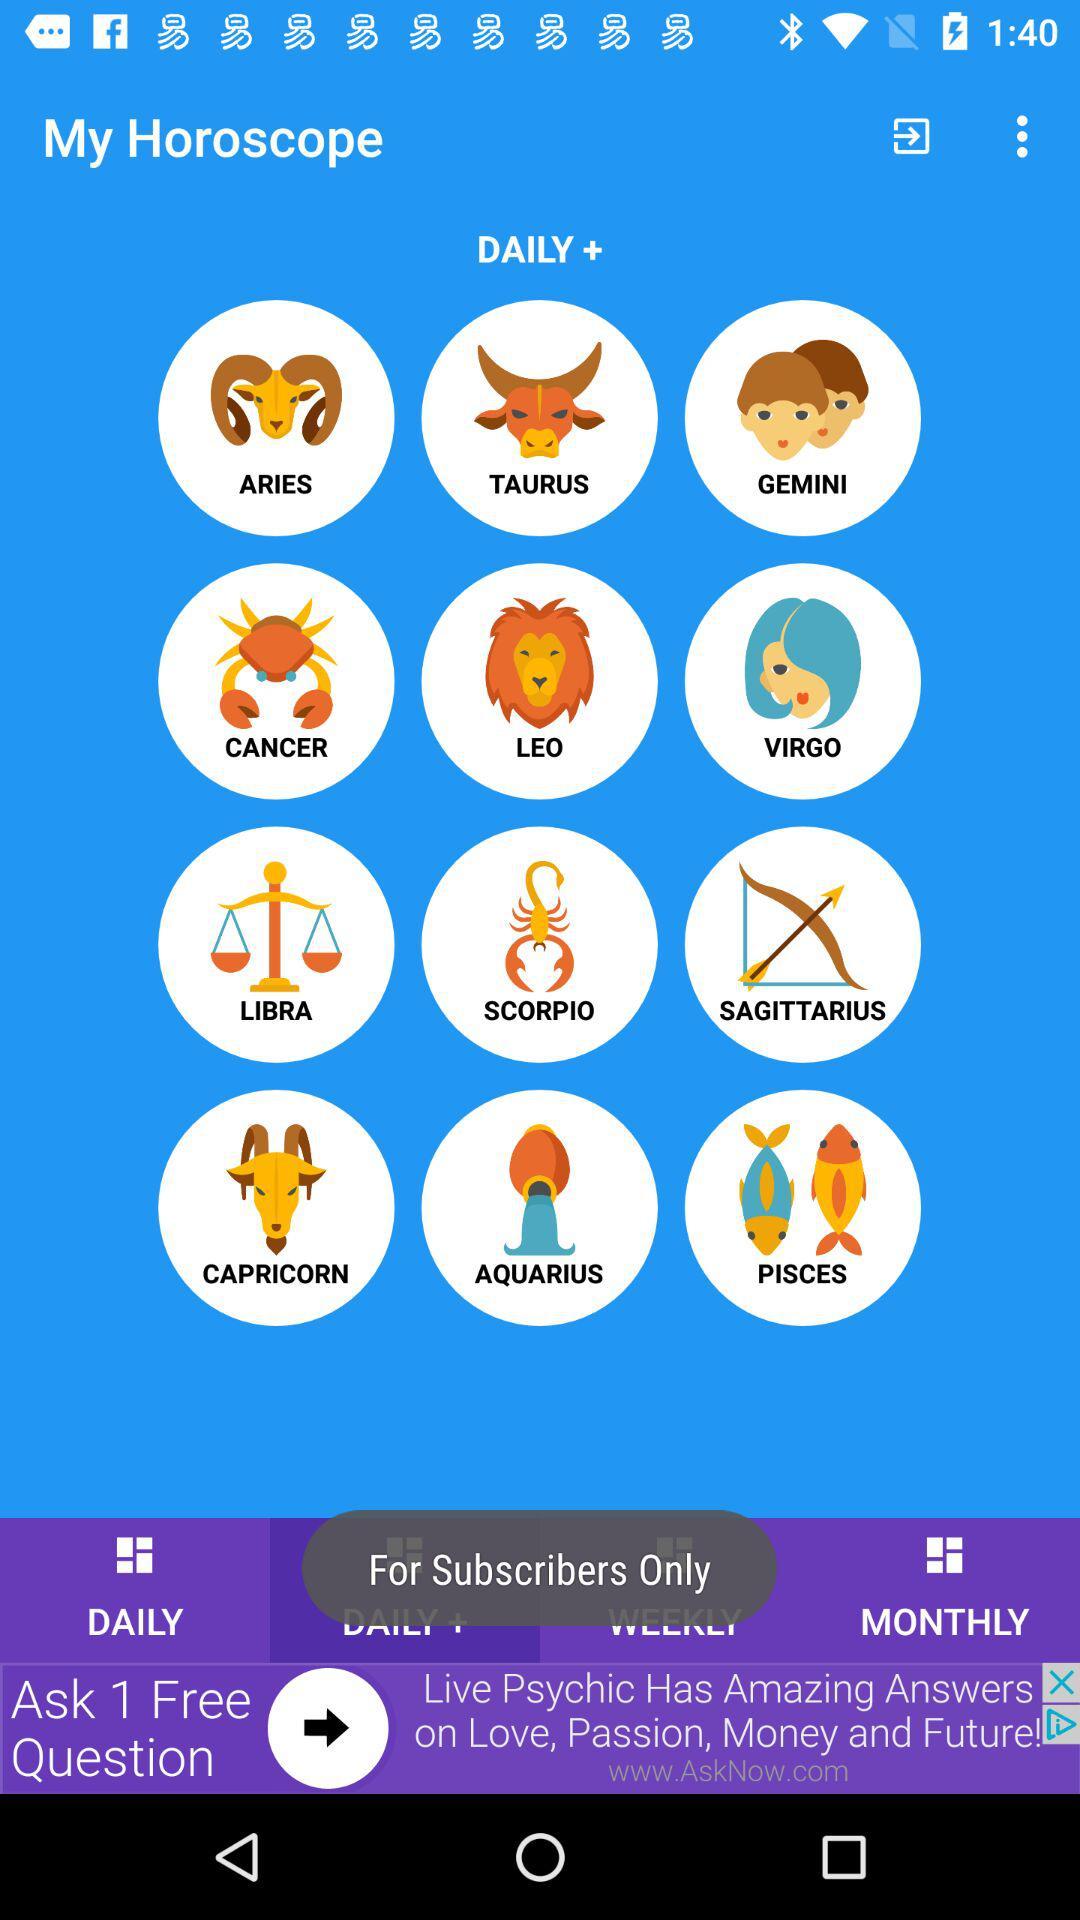  What do you see at coordinates (540, 1727) in the screenshot?
I see `advertising partner` at bounding box center [540, 1727].